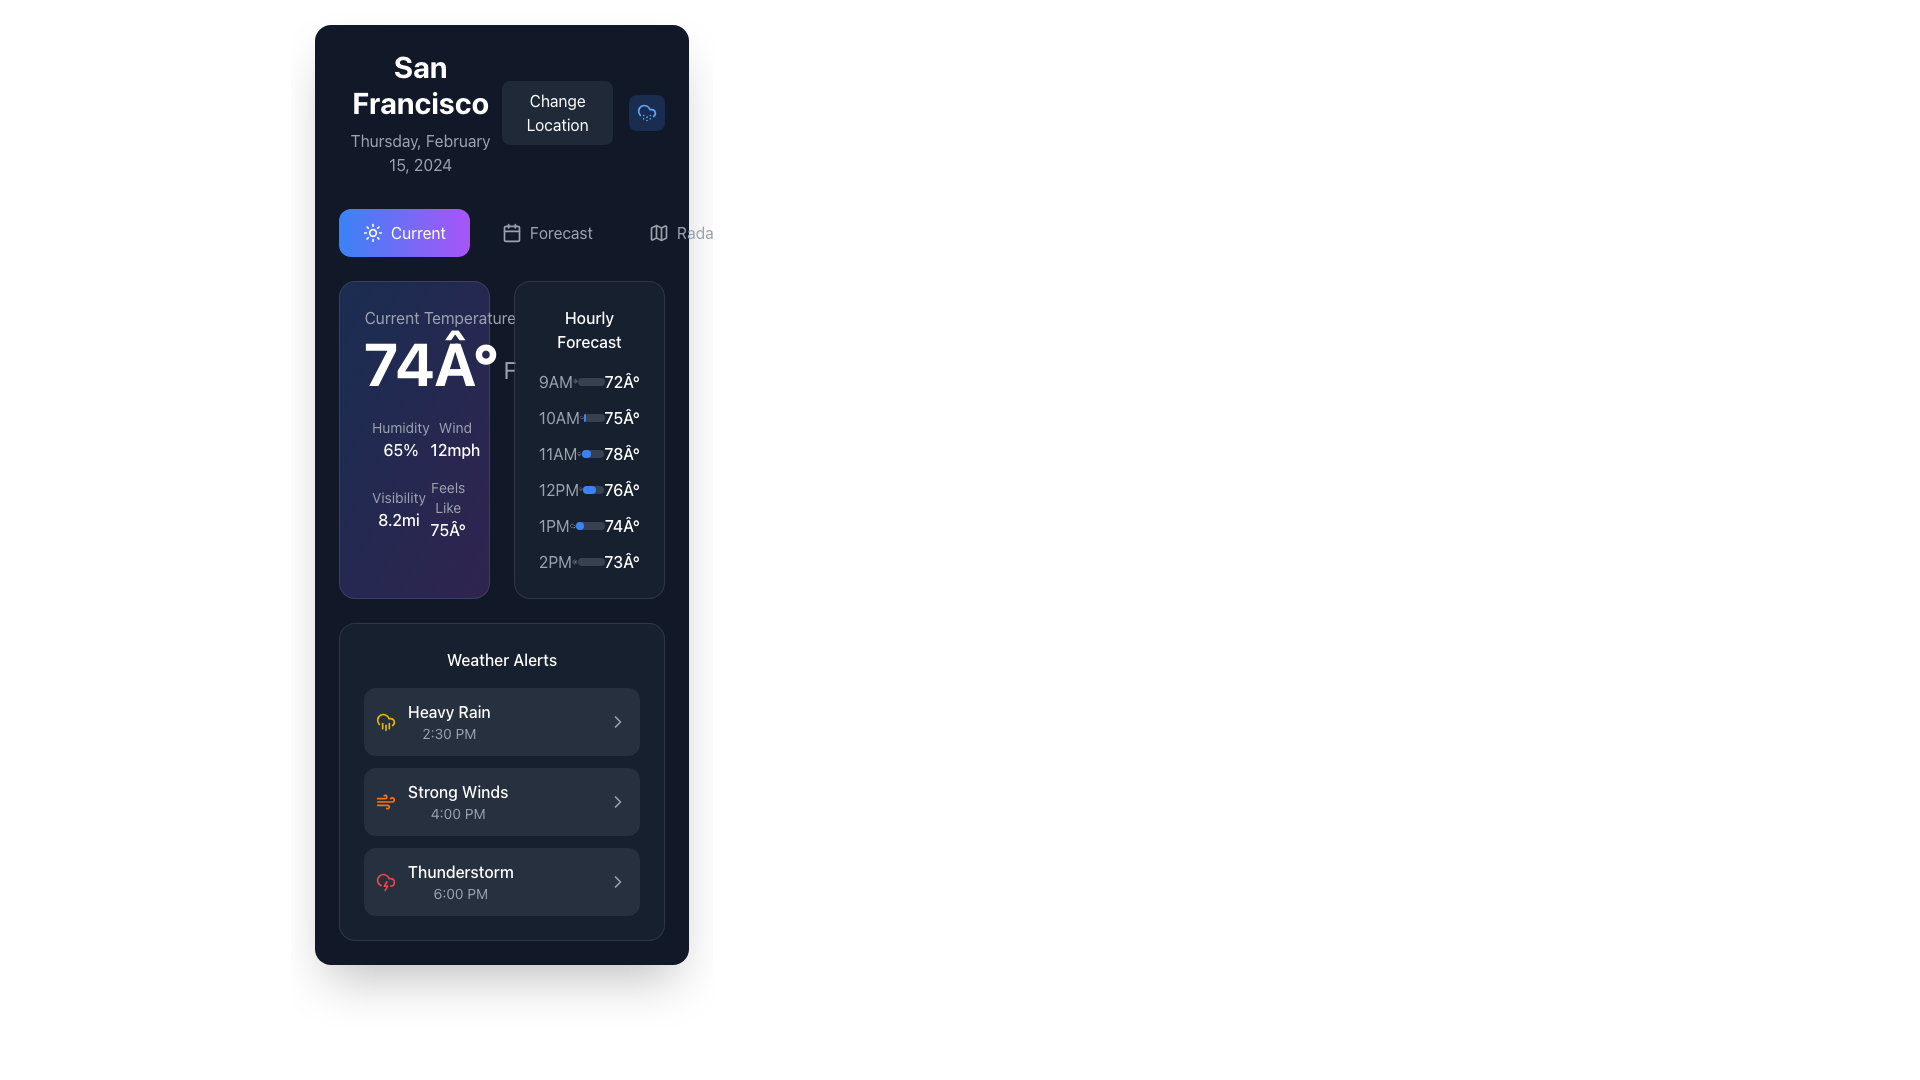  Describe the element at coordinates (442, 438) in the screenshot. I see `the text element displaying the current wind speed in mph, located in the bottom-right corner of the 'Wind' data display card` at that location.